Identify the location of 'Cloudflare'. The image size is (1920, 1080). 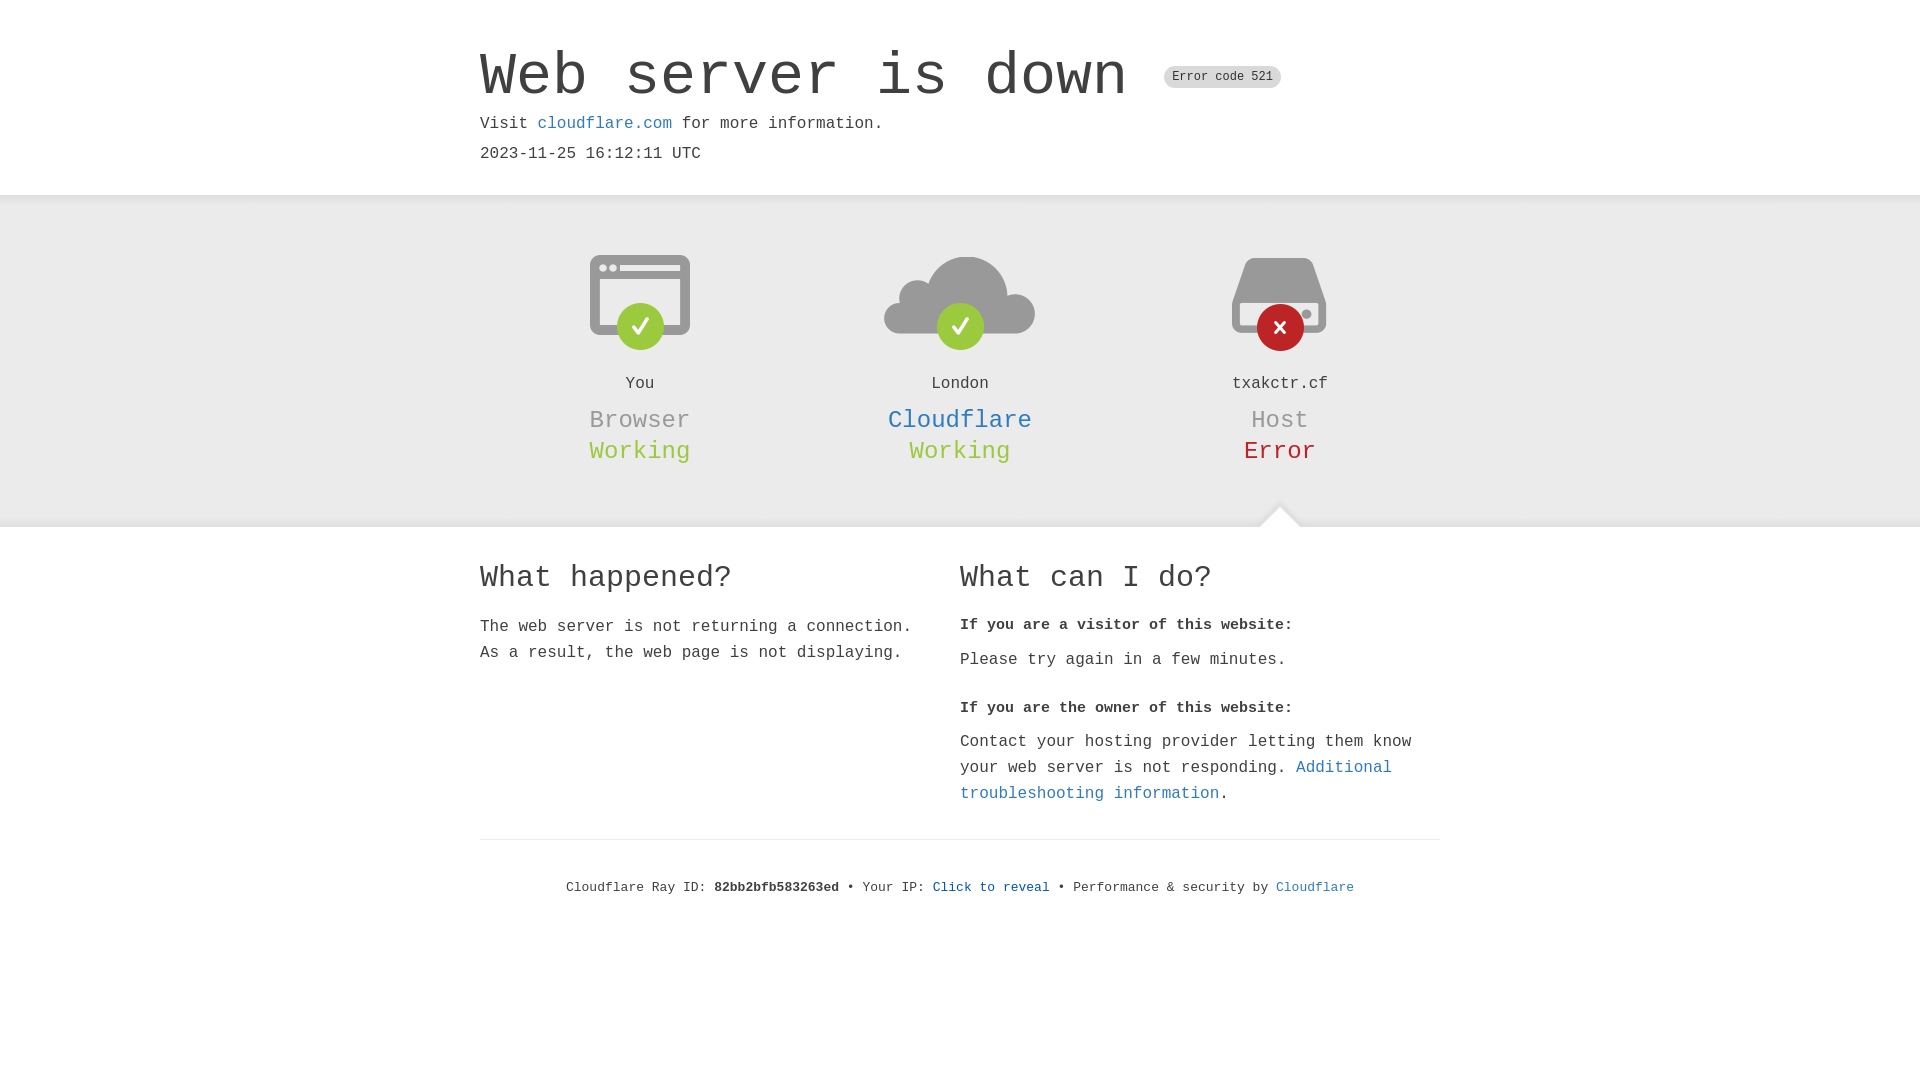
(960, 419).